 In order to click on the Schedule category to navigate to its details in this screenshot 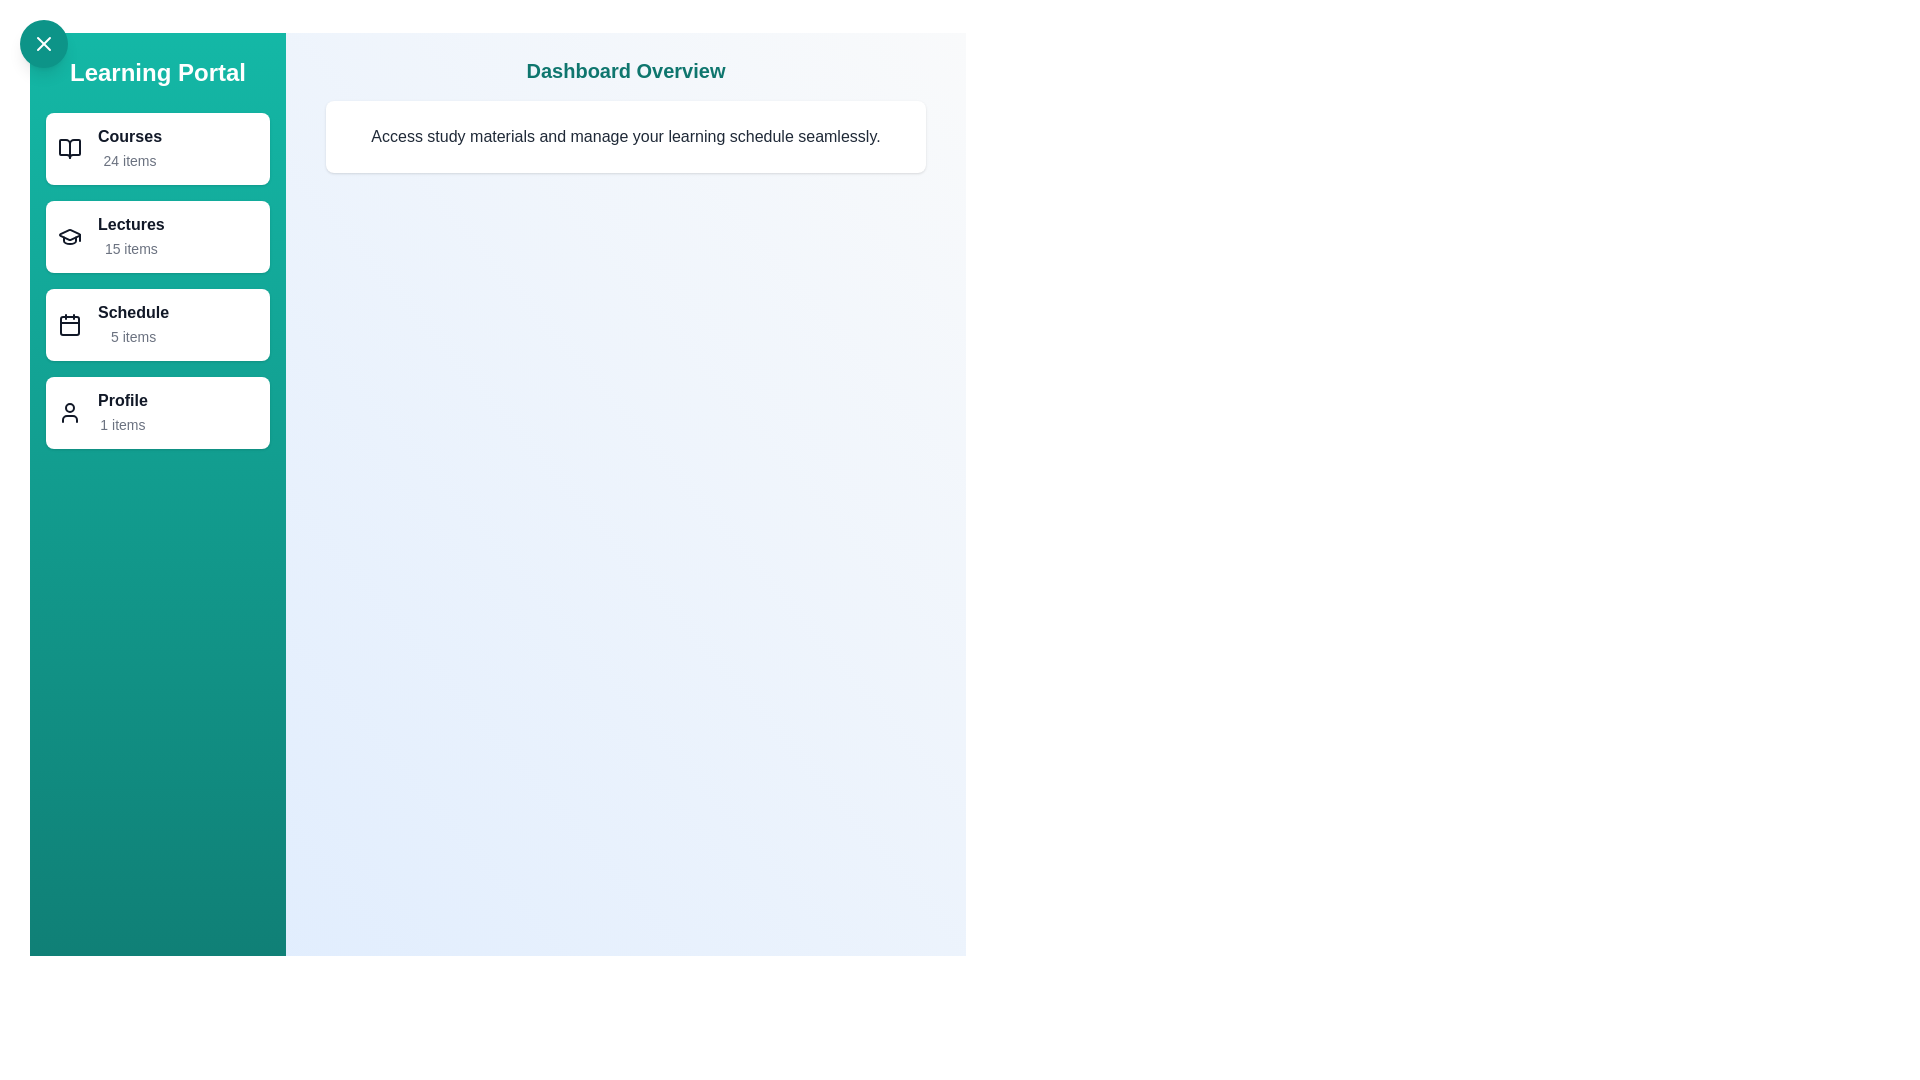, I will do `click(157, 323)`.